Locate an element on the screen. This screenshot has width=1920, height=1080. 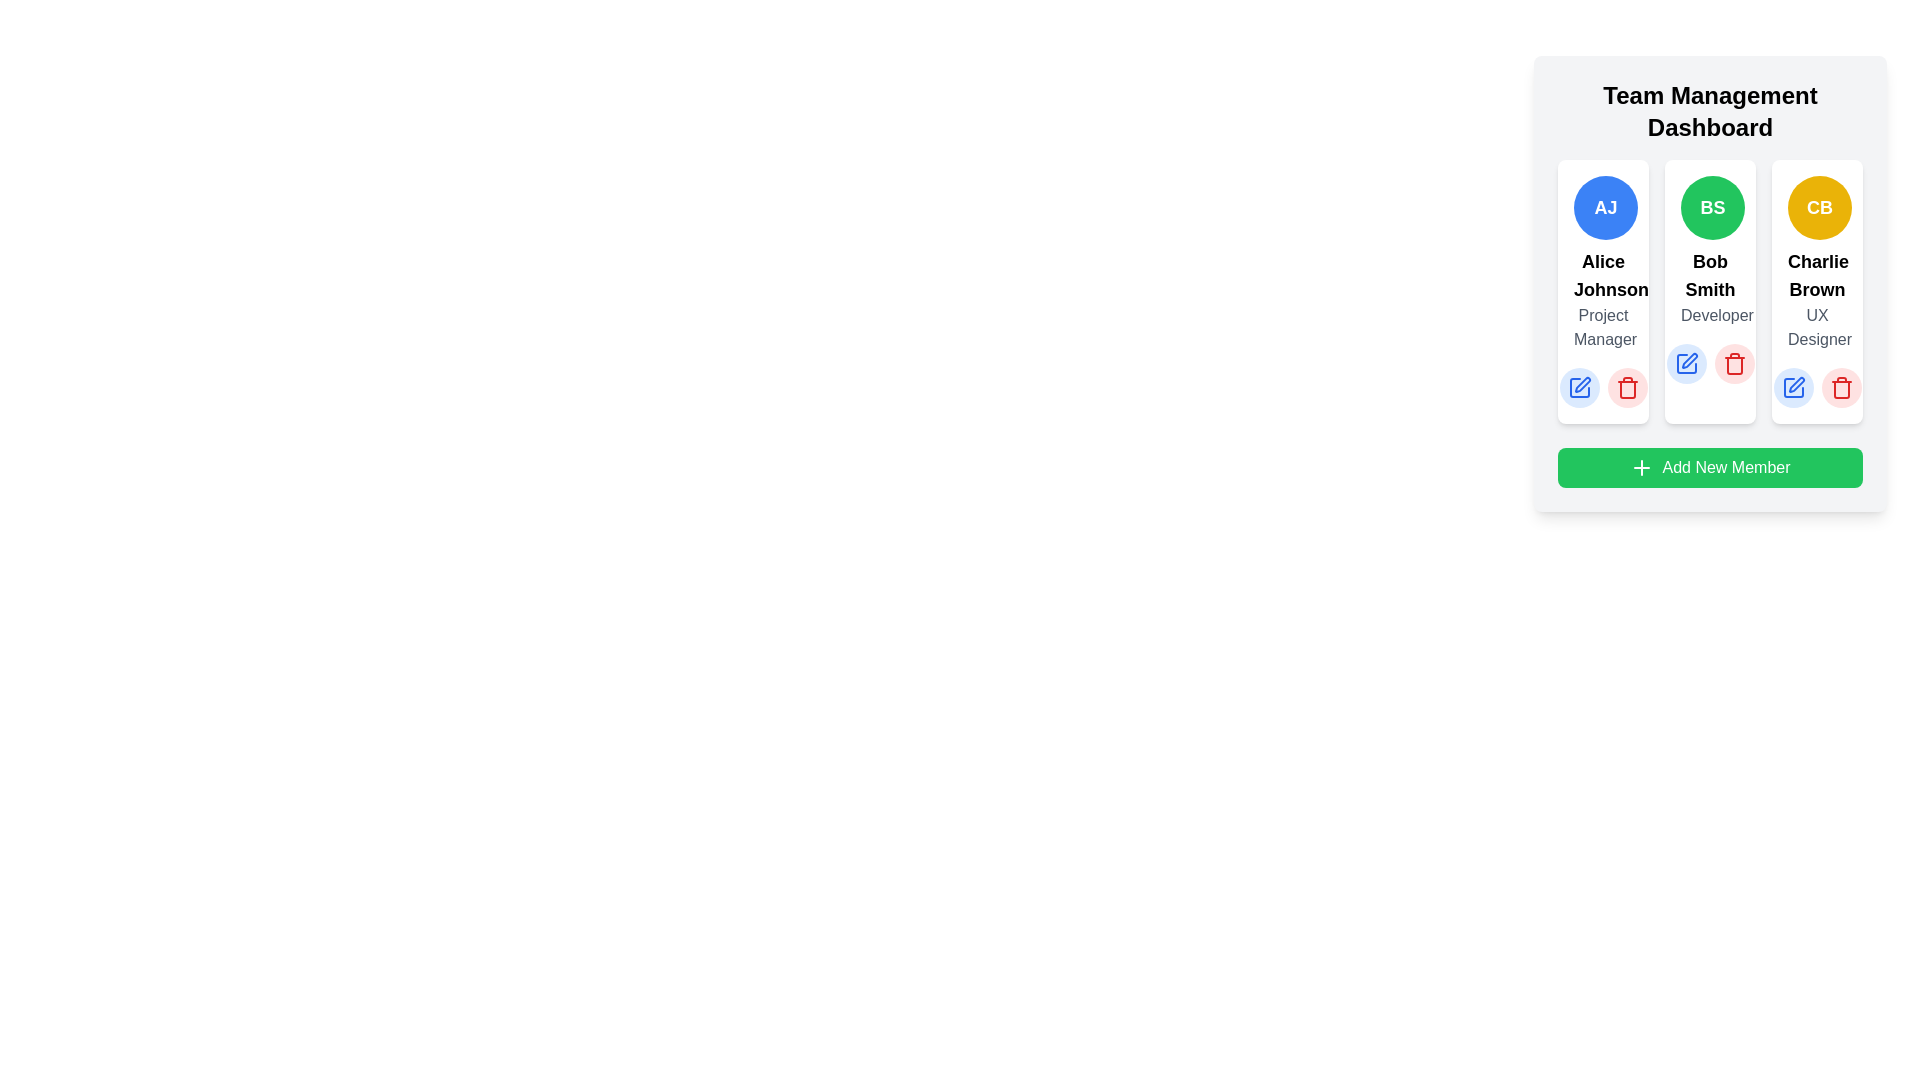
the static text label displaying 'Alice Johnson,' which is styled with a bold font and located beneath the circular blue icon with initials 'AJ.' is located at coordinates (1603, 276).